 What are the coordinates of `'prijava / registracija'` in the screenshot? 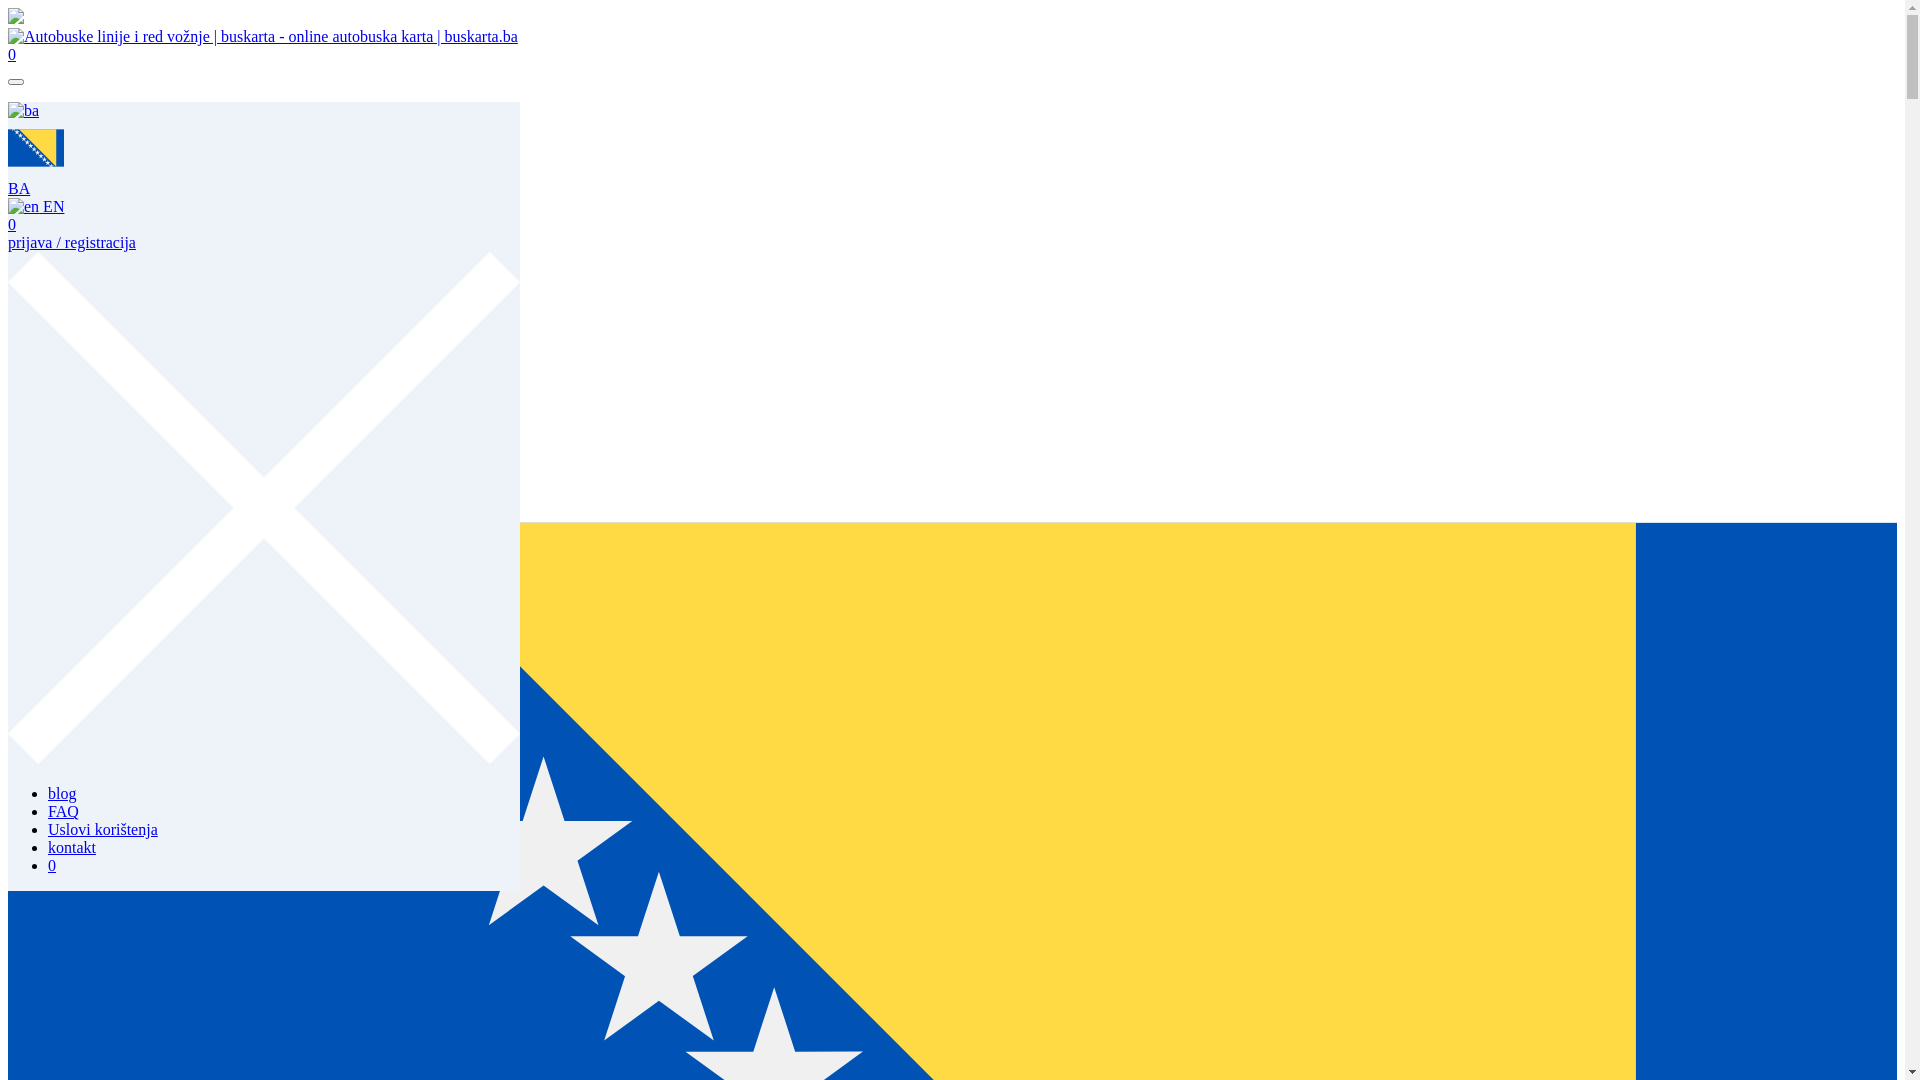 It's located at (72, 241).